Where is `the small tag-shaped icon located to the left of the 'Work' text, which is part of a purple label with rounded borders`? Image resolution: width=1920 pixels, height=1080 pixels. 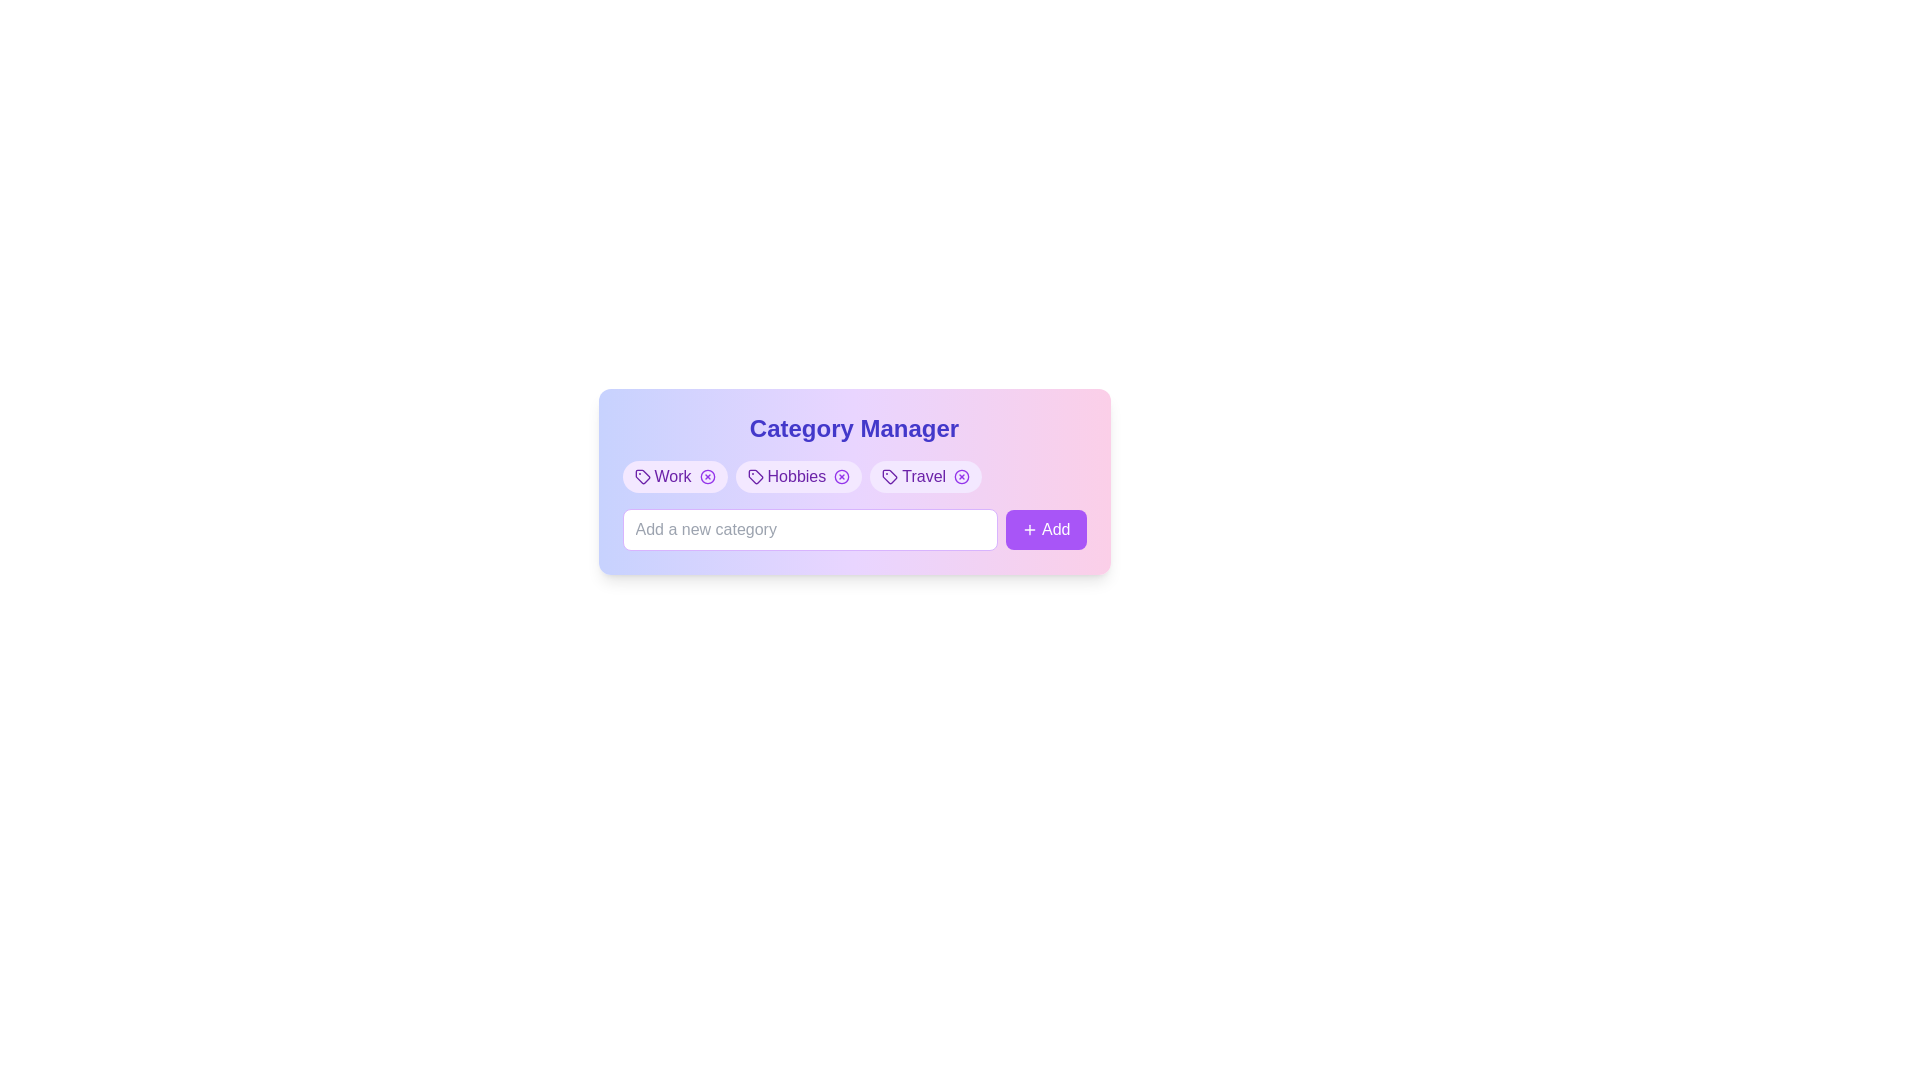 the small tag-shaped icon located to the left of the 'Work' text, which is part of a purple label with rounded borders is located at coordinates (642, 477).